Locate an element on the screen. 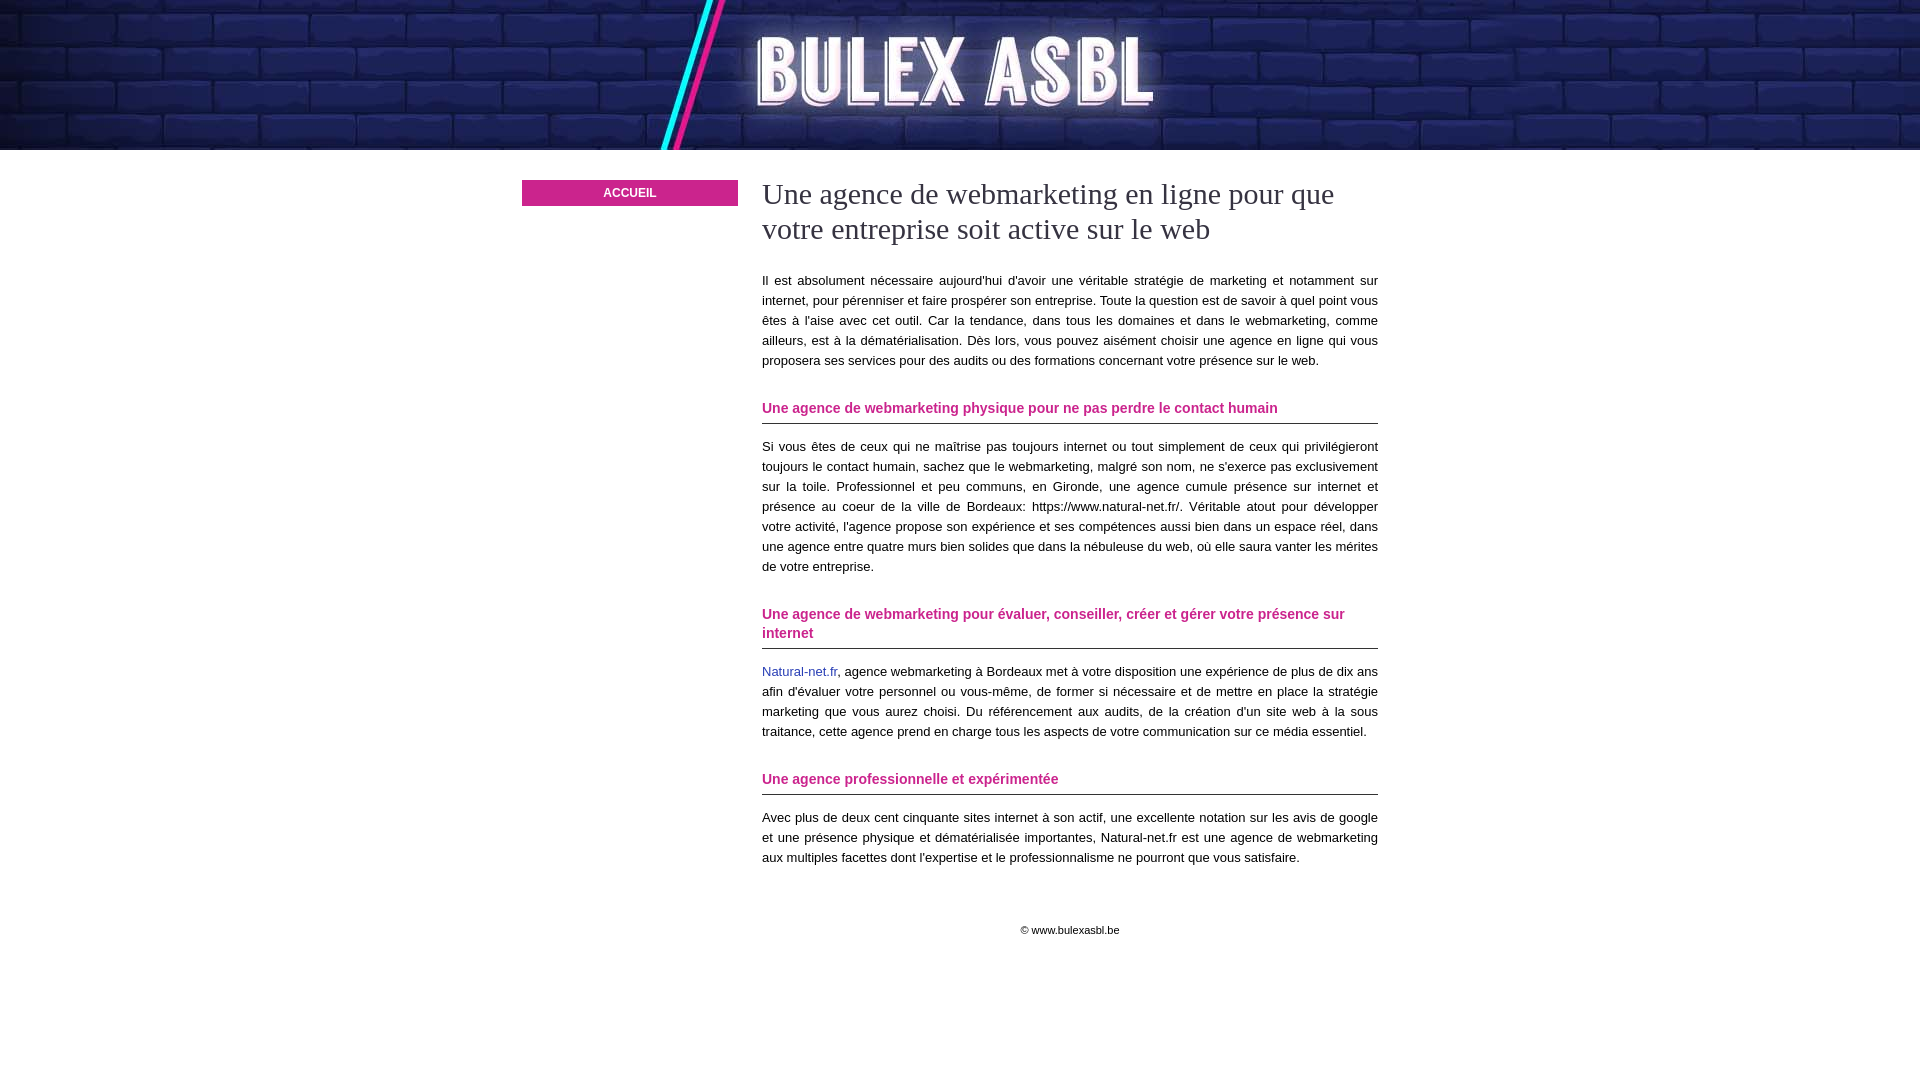 The image size is (1920, 1080). 'Natural-net.fr' is located at coordinates (798, 671).